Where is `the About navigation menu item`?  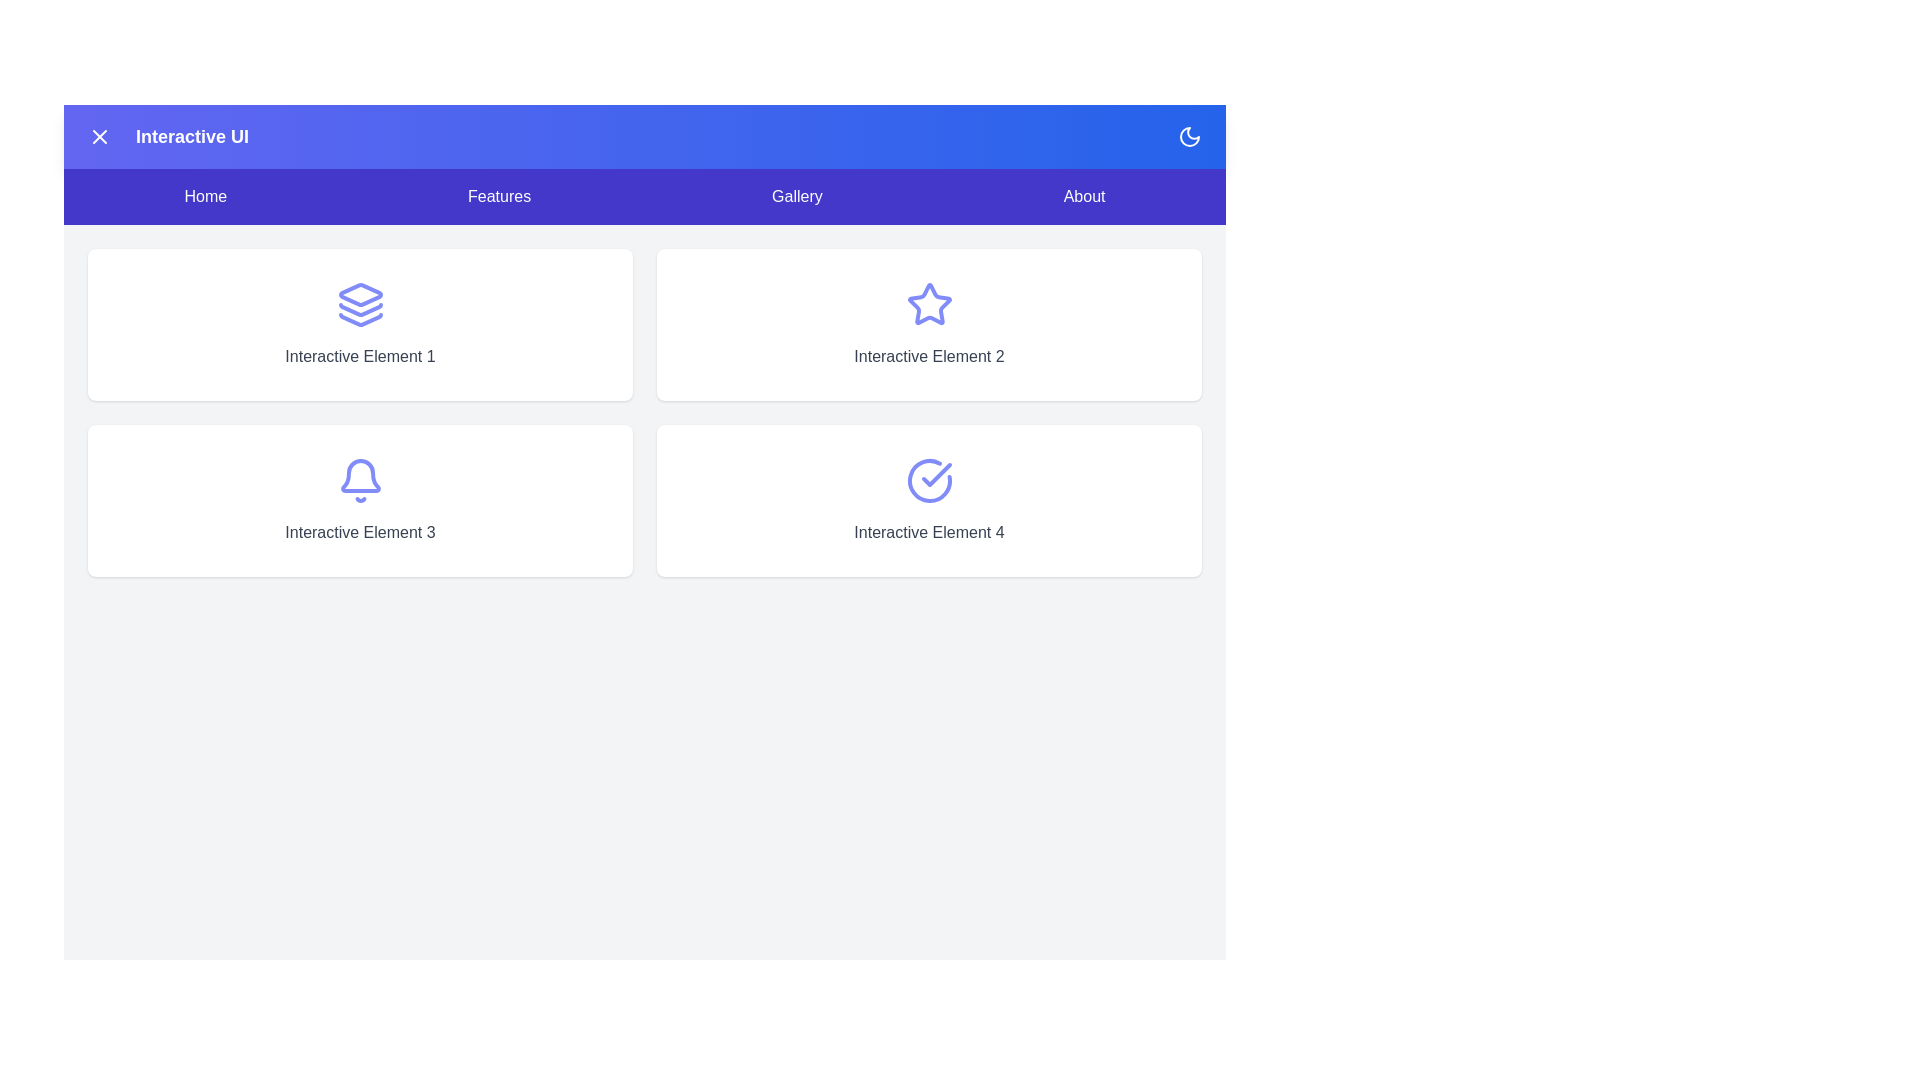 the About navigation menu item is located at coordinates (1083, 196).